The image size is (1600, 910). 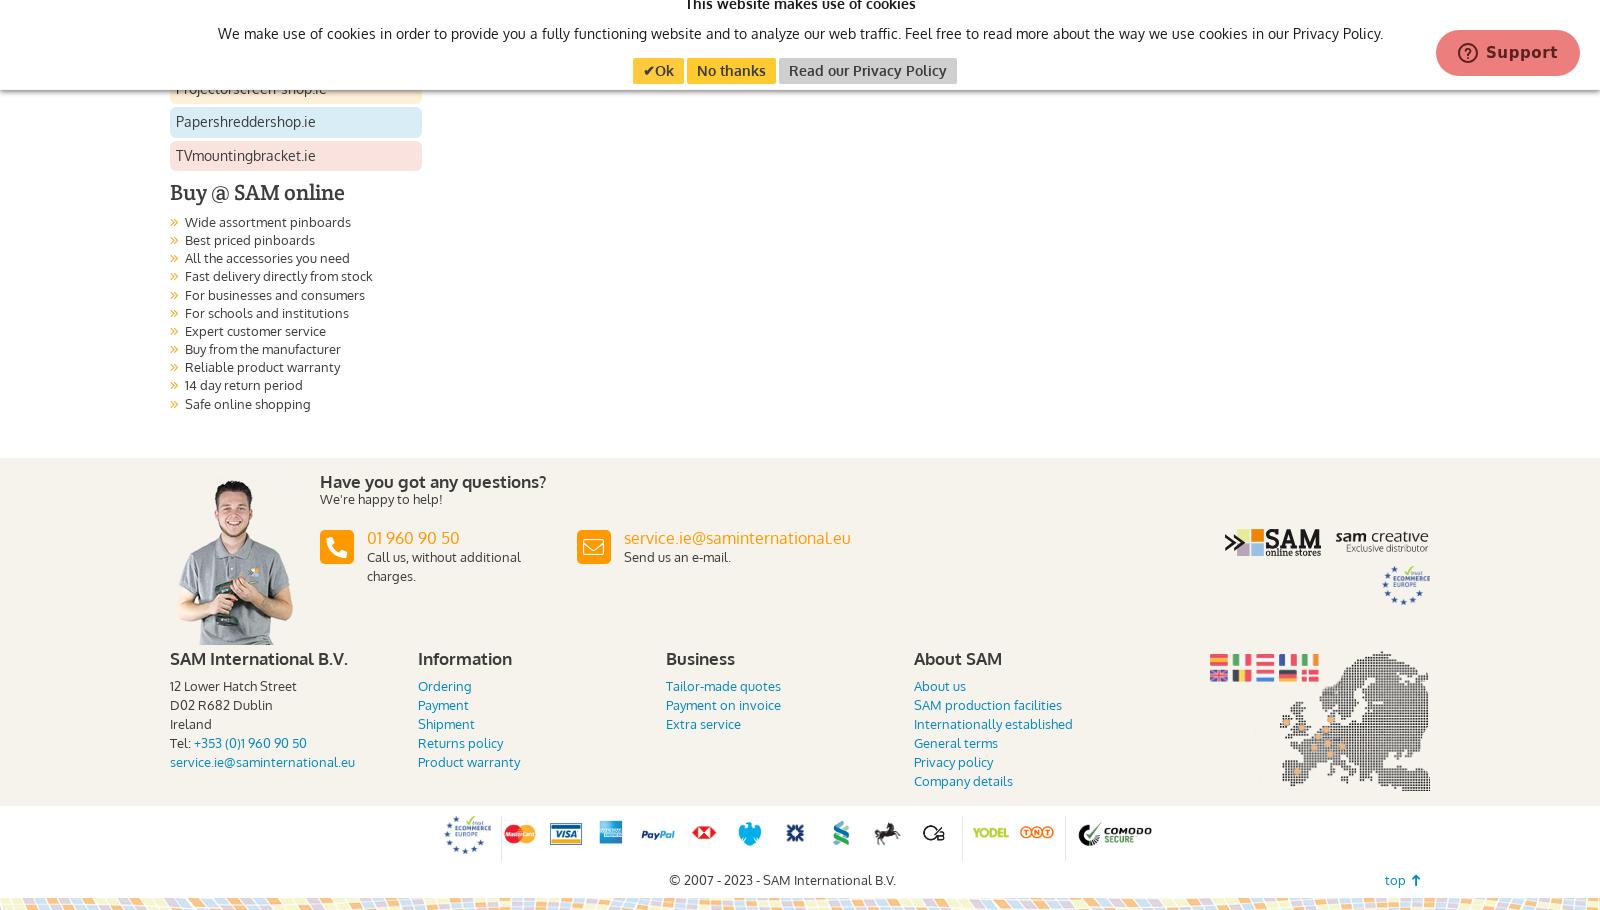 I want to click on 'Reliable product warranty', so click(x=262, y=367).